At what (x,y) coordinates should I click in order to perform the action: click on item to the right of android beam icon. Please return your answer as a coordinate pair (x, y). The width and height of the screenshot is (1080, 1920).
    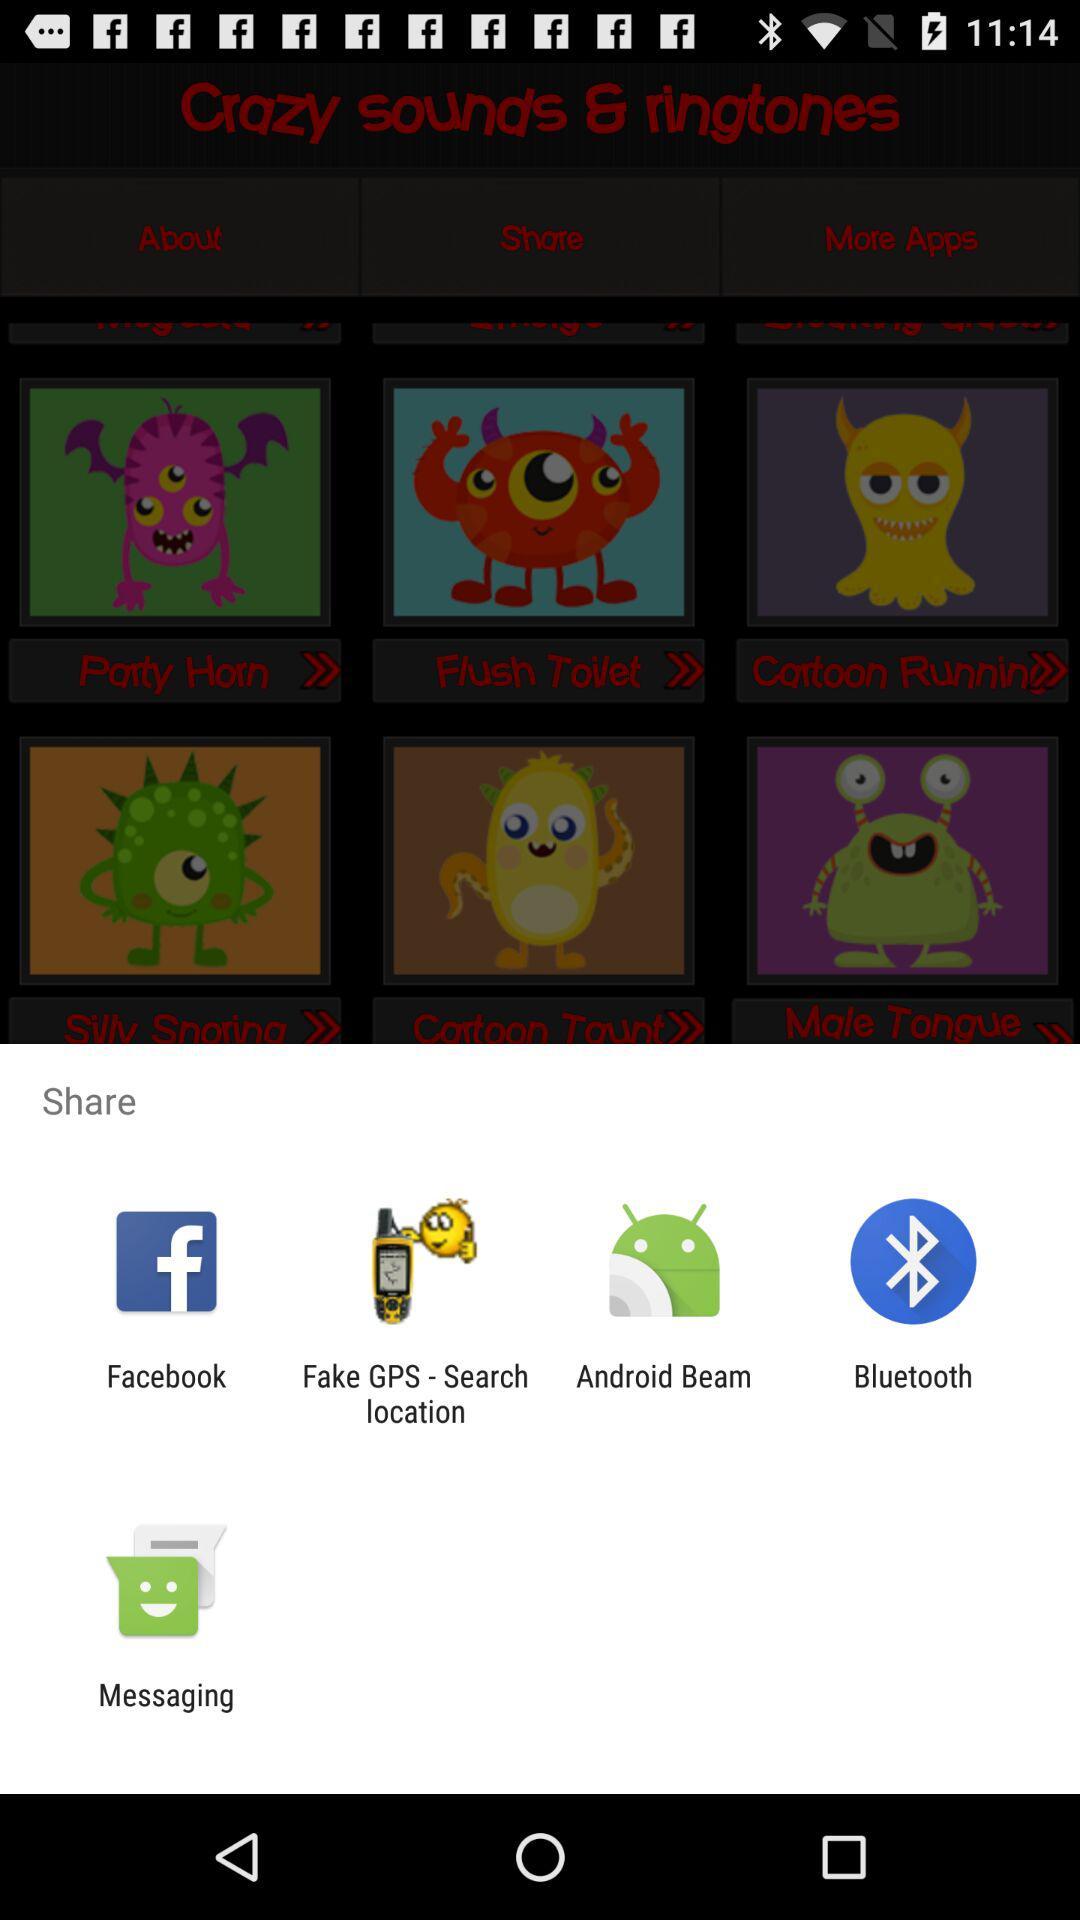
    Looking at the image, I should click on (913, 1392).